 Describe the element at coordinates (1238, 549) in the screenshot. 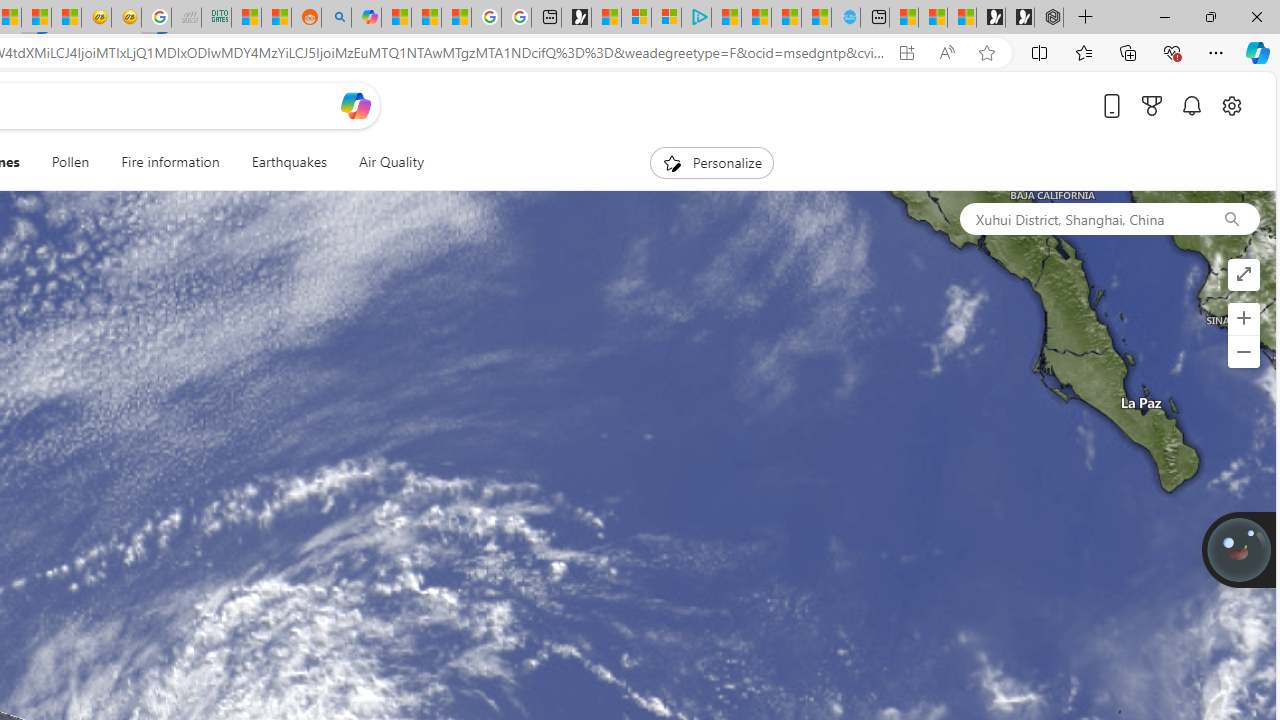

I see `'Join us in planting real trees to help our planet!'` at that location.